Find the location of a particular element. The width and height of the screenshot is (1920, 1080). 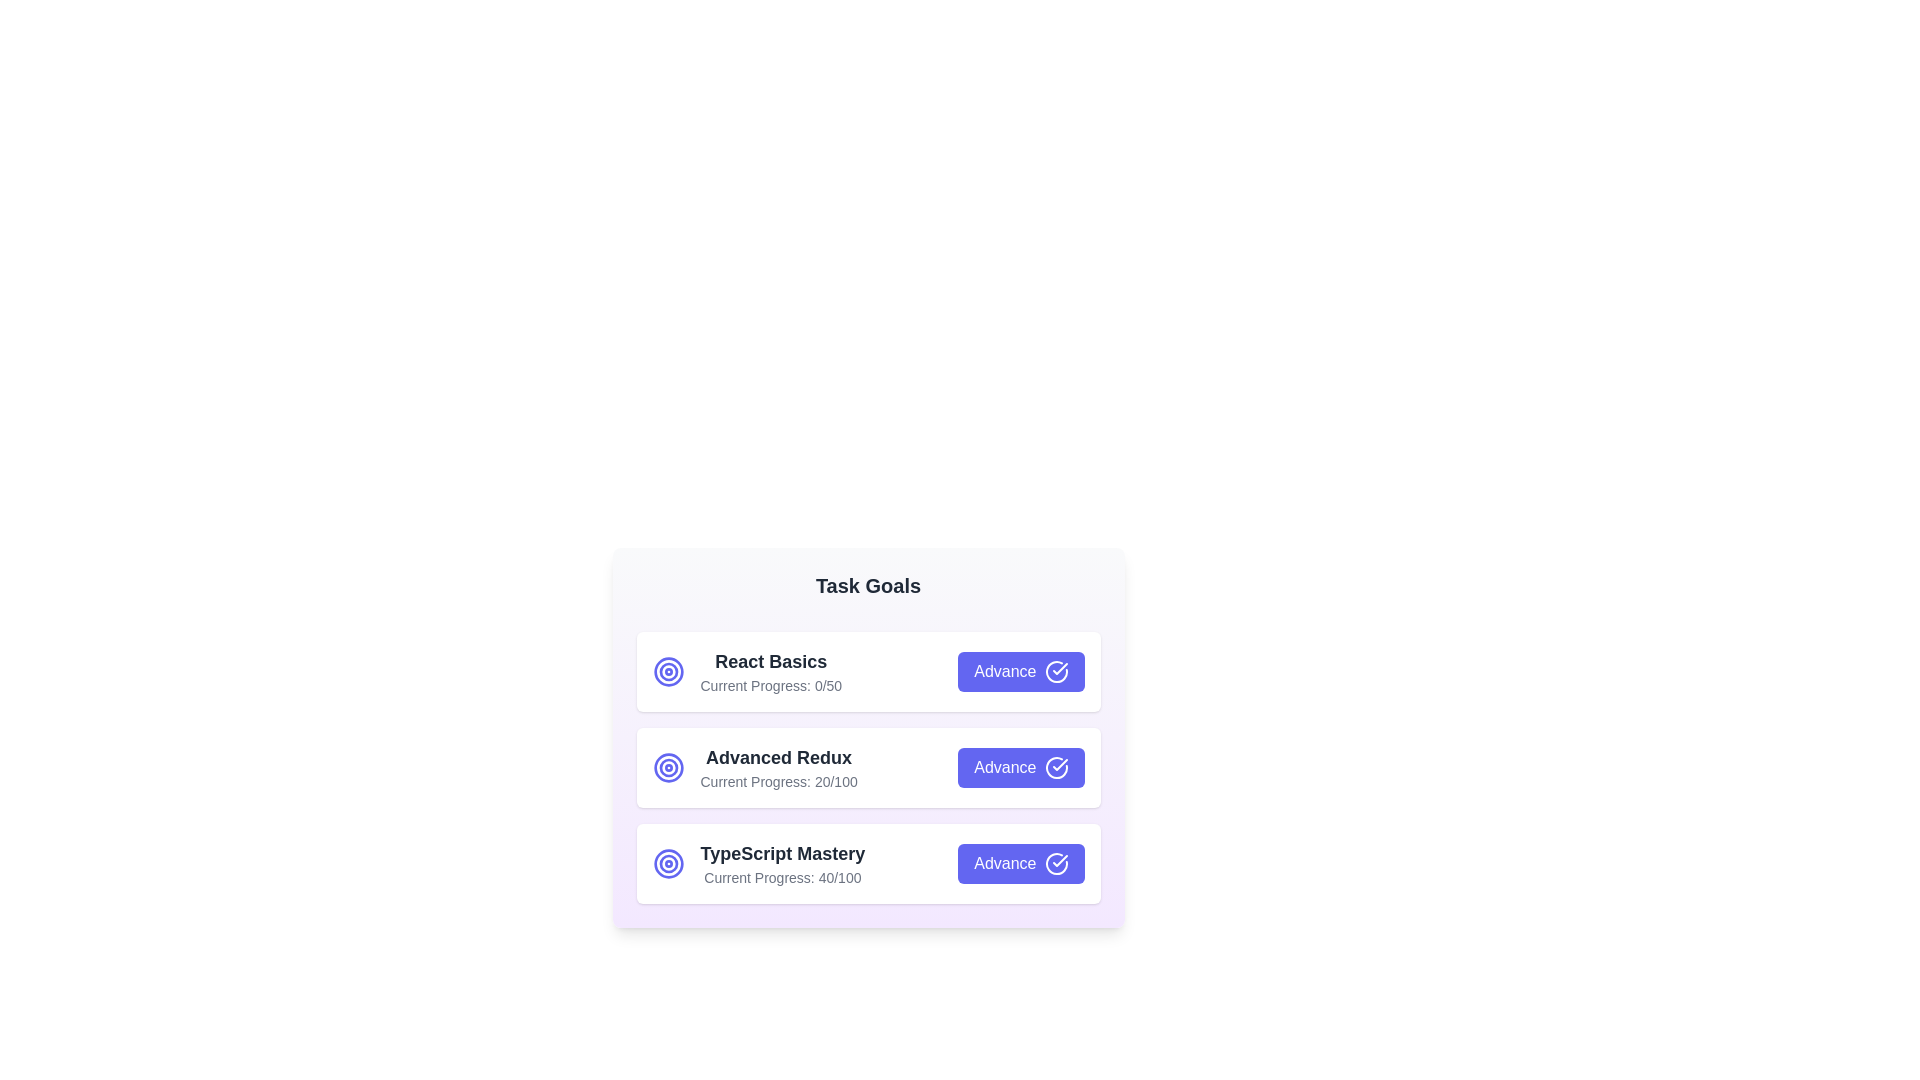

the Text Label that serves as a title or heading for the section, positioned at the top center of its card-like structure with a gradient background is located at coordinates (868, 585).